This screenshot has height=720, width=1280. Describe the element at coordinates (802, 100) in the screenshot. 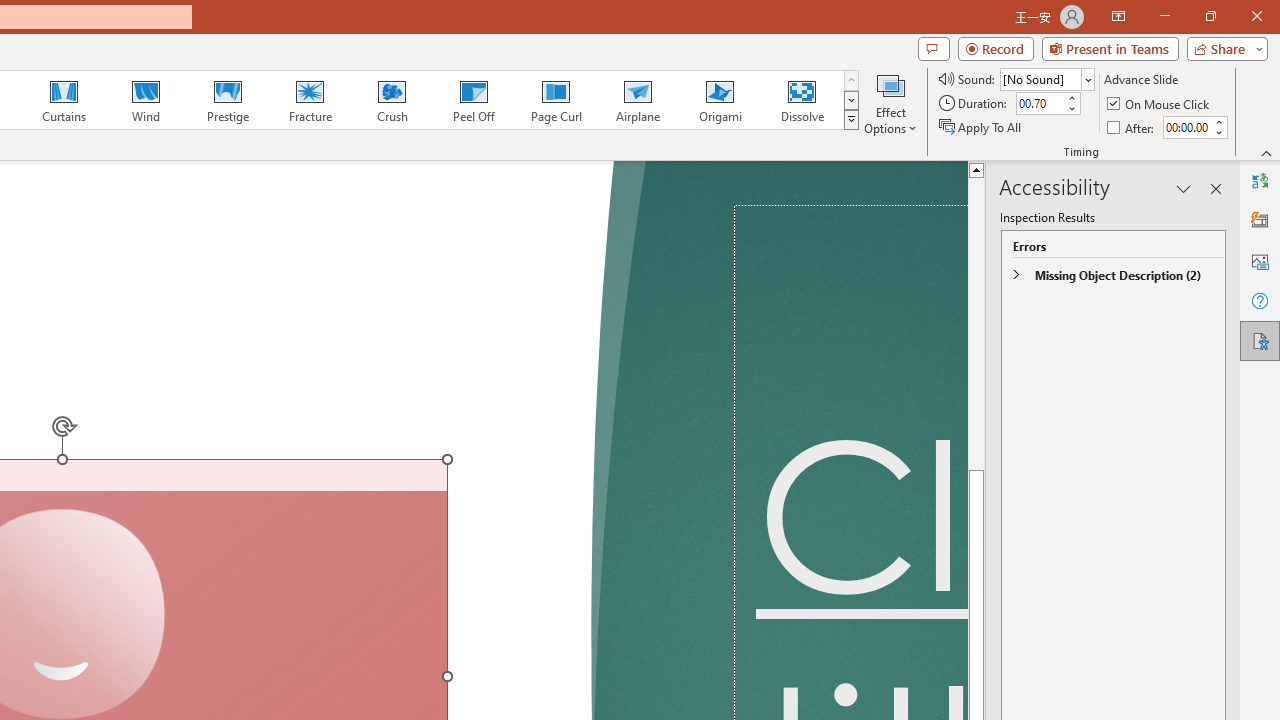

I see `'Dissolve'` at that location.